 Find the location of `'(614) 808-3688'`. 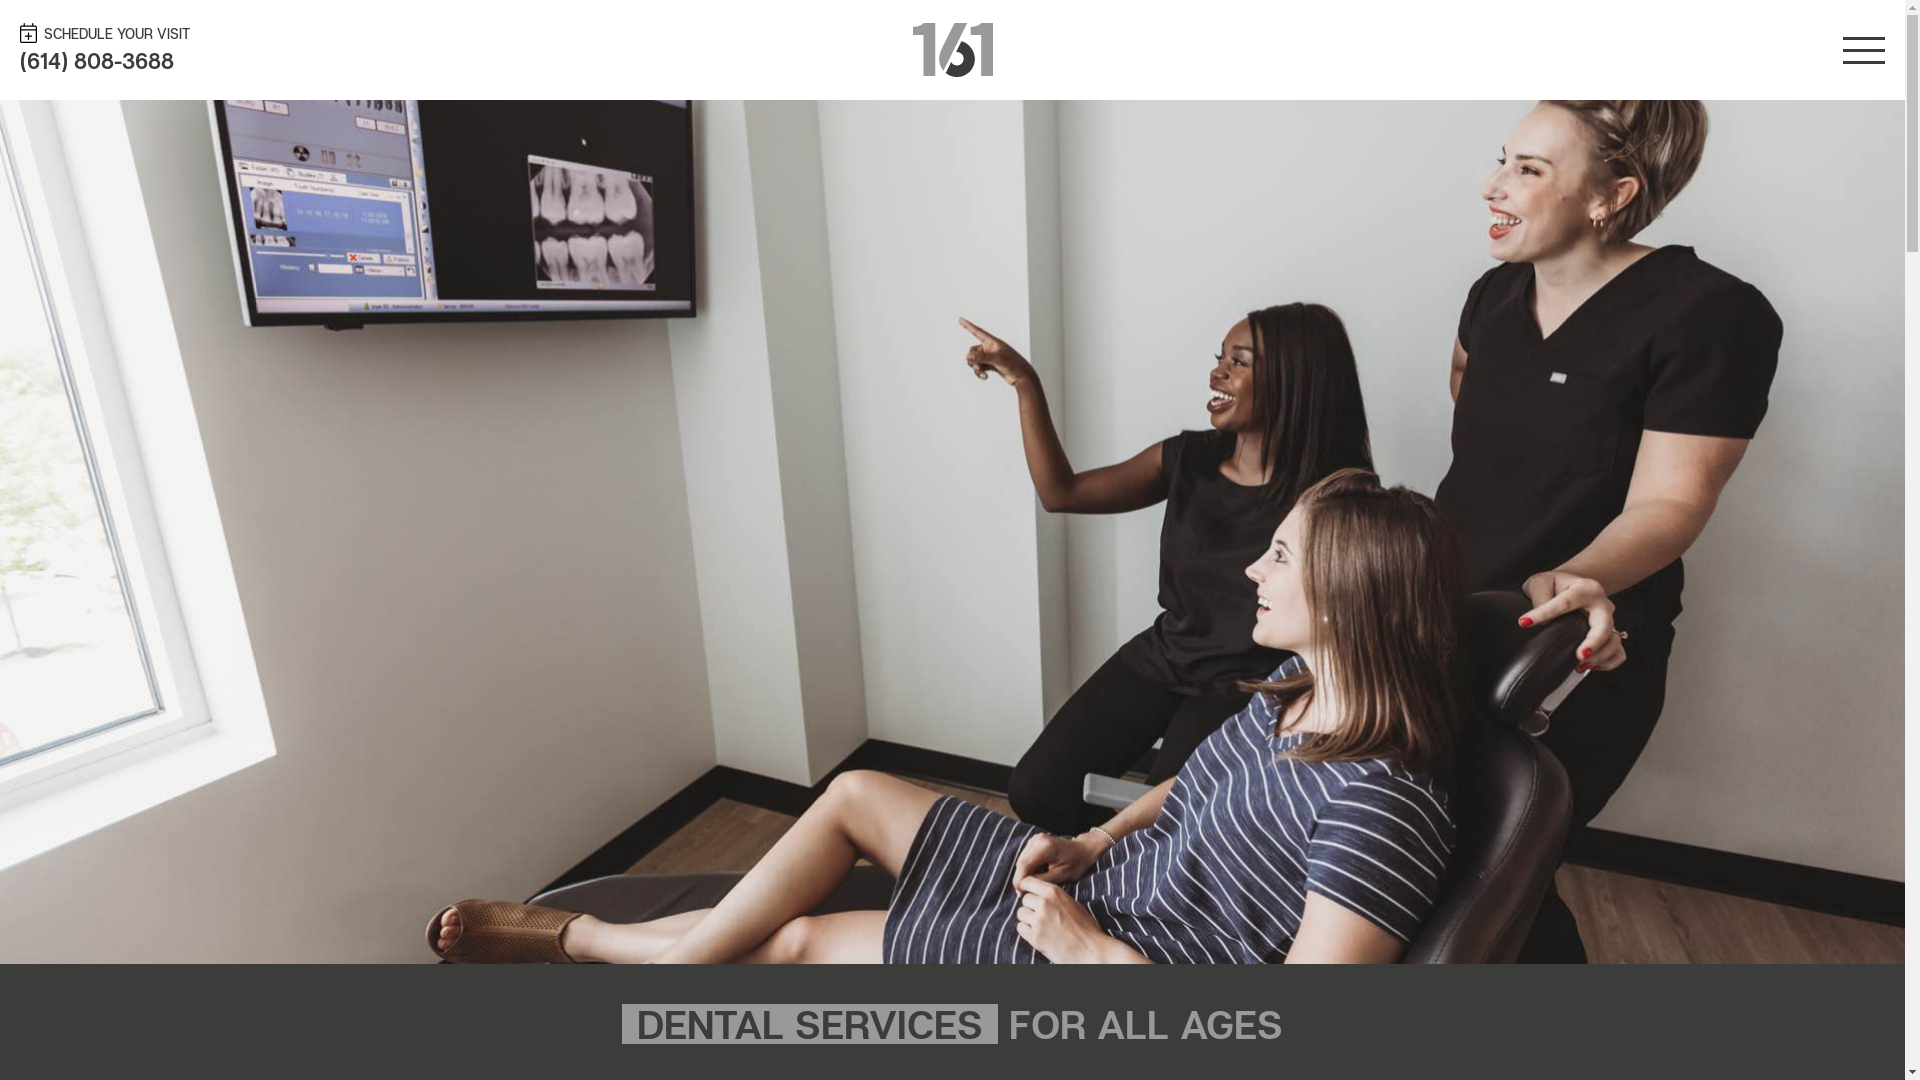

'(614) 808-3688' is located at coordinates (19, 60).